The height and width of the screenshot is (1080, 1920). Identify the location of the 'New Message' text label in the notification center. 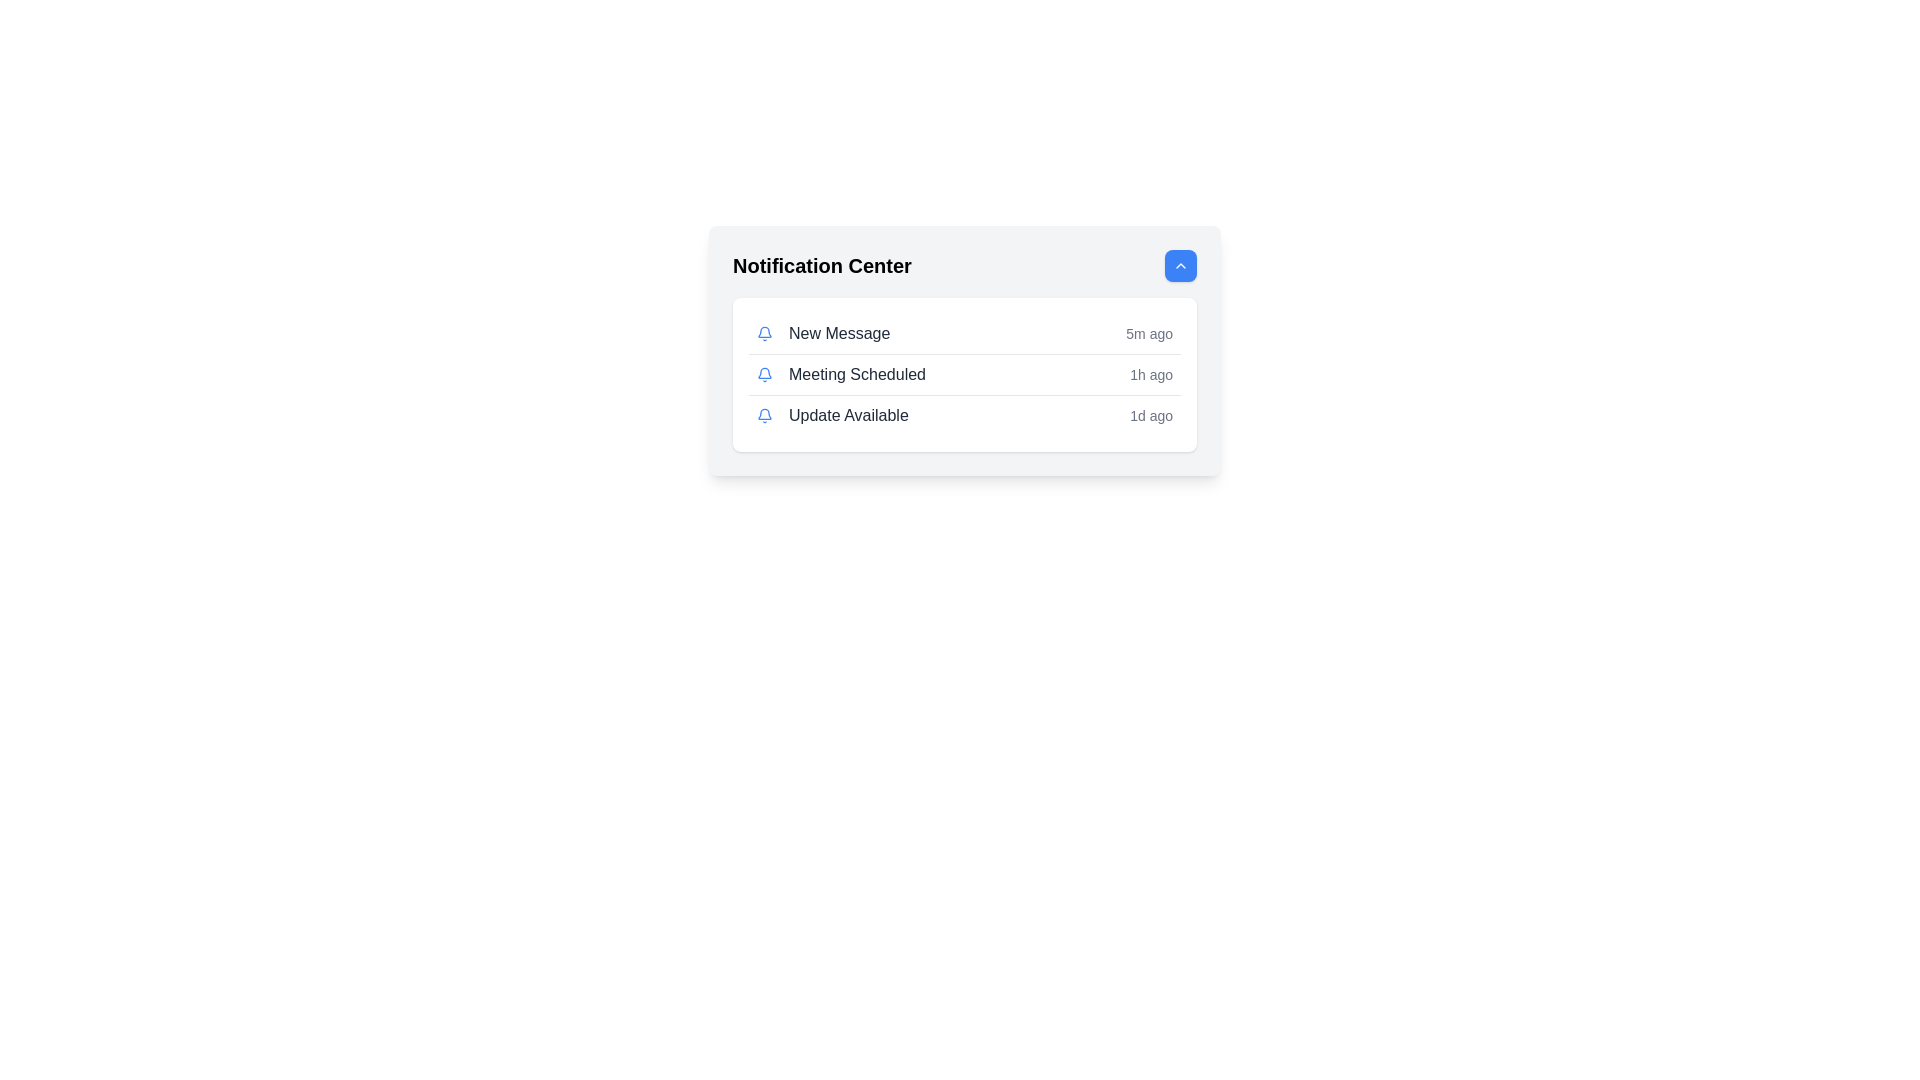
(839, 333).